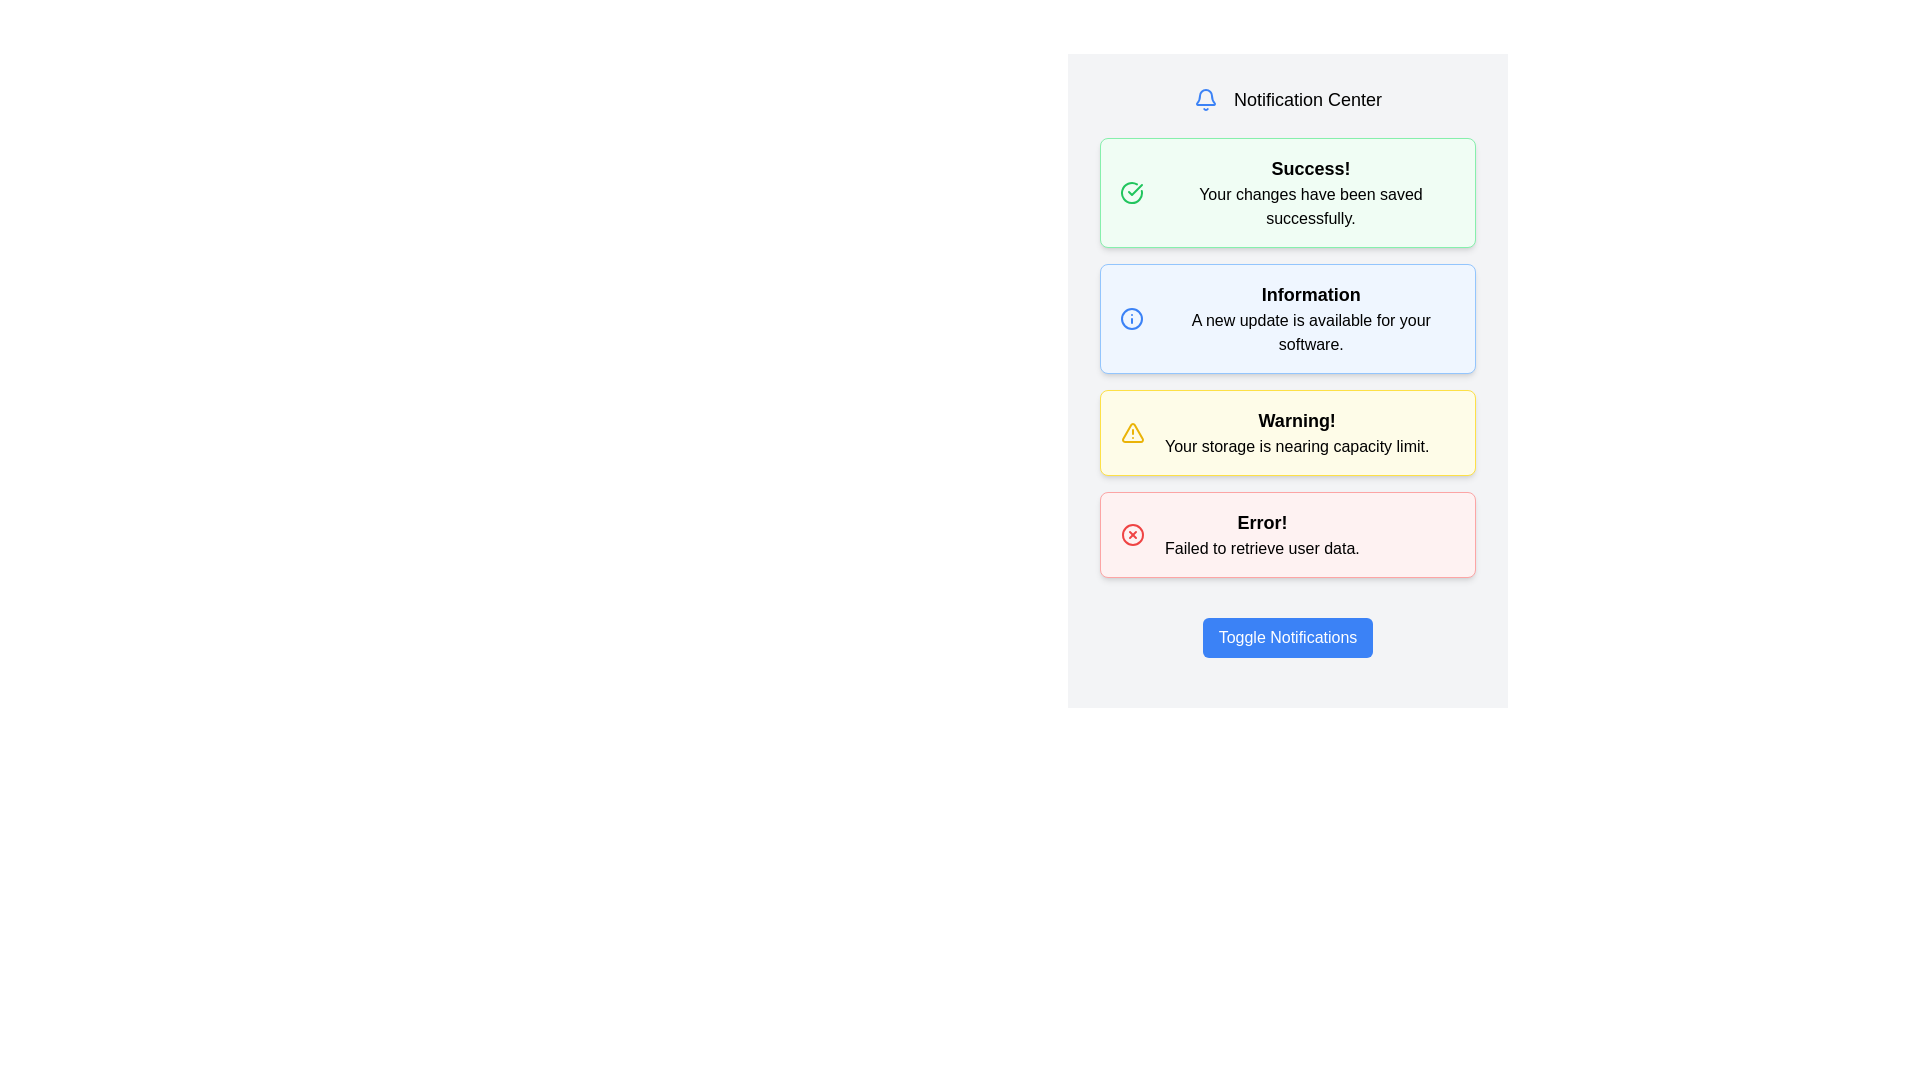 The height and width of the screenshot is (1080, 1920). I want to click on the Text Label that serves as a heading to convey the error state of the notification, positioned at the bottom of a vertical stack of notifications, so click(1261, 522).